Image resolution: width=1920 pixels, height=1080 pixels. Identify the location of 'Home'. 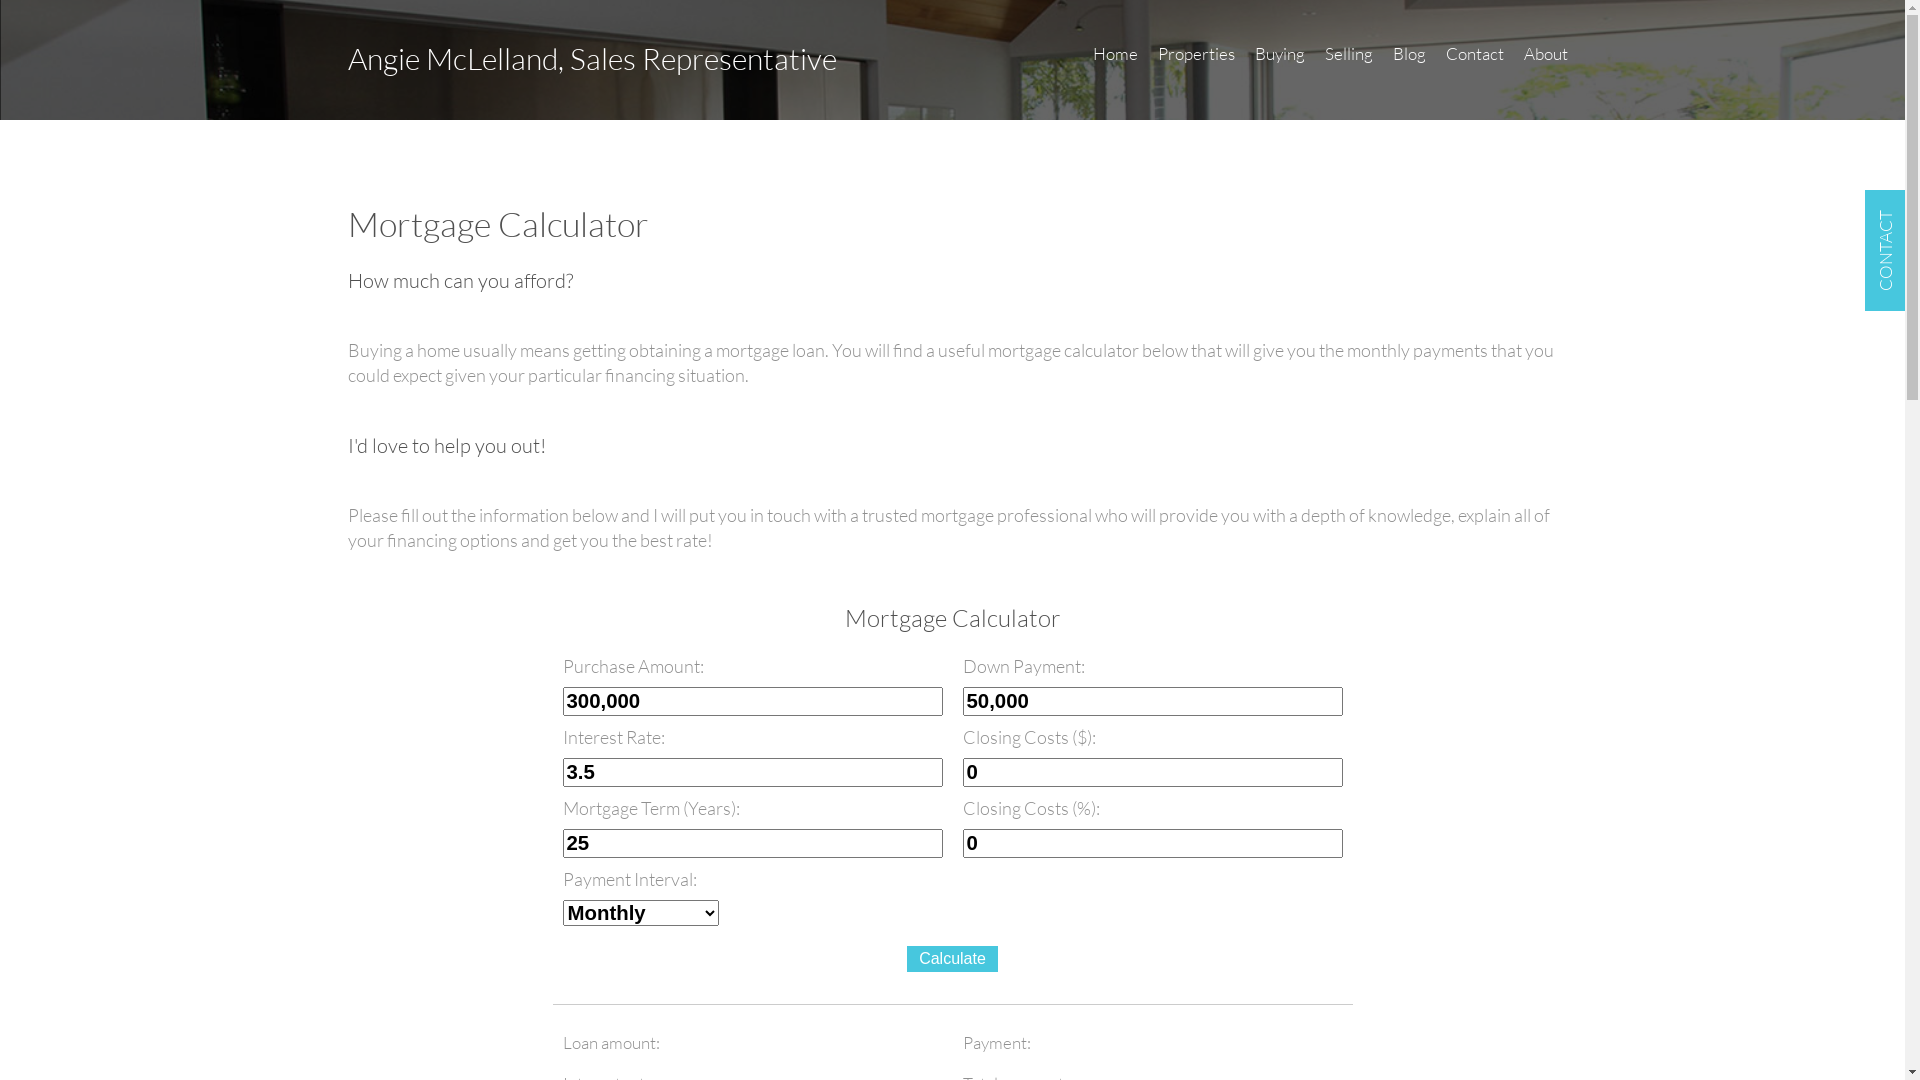
(1113, 60).